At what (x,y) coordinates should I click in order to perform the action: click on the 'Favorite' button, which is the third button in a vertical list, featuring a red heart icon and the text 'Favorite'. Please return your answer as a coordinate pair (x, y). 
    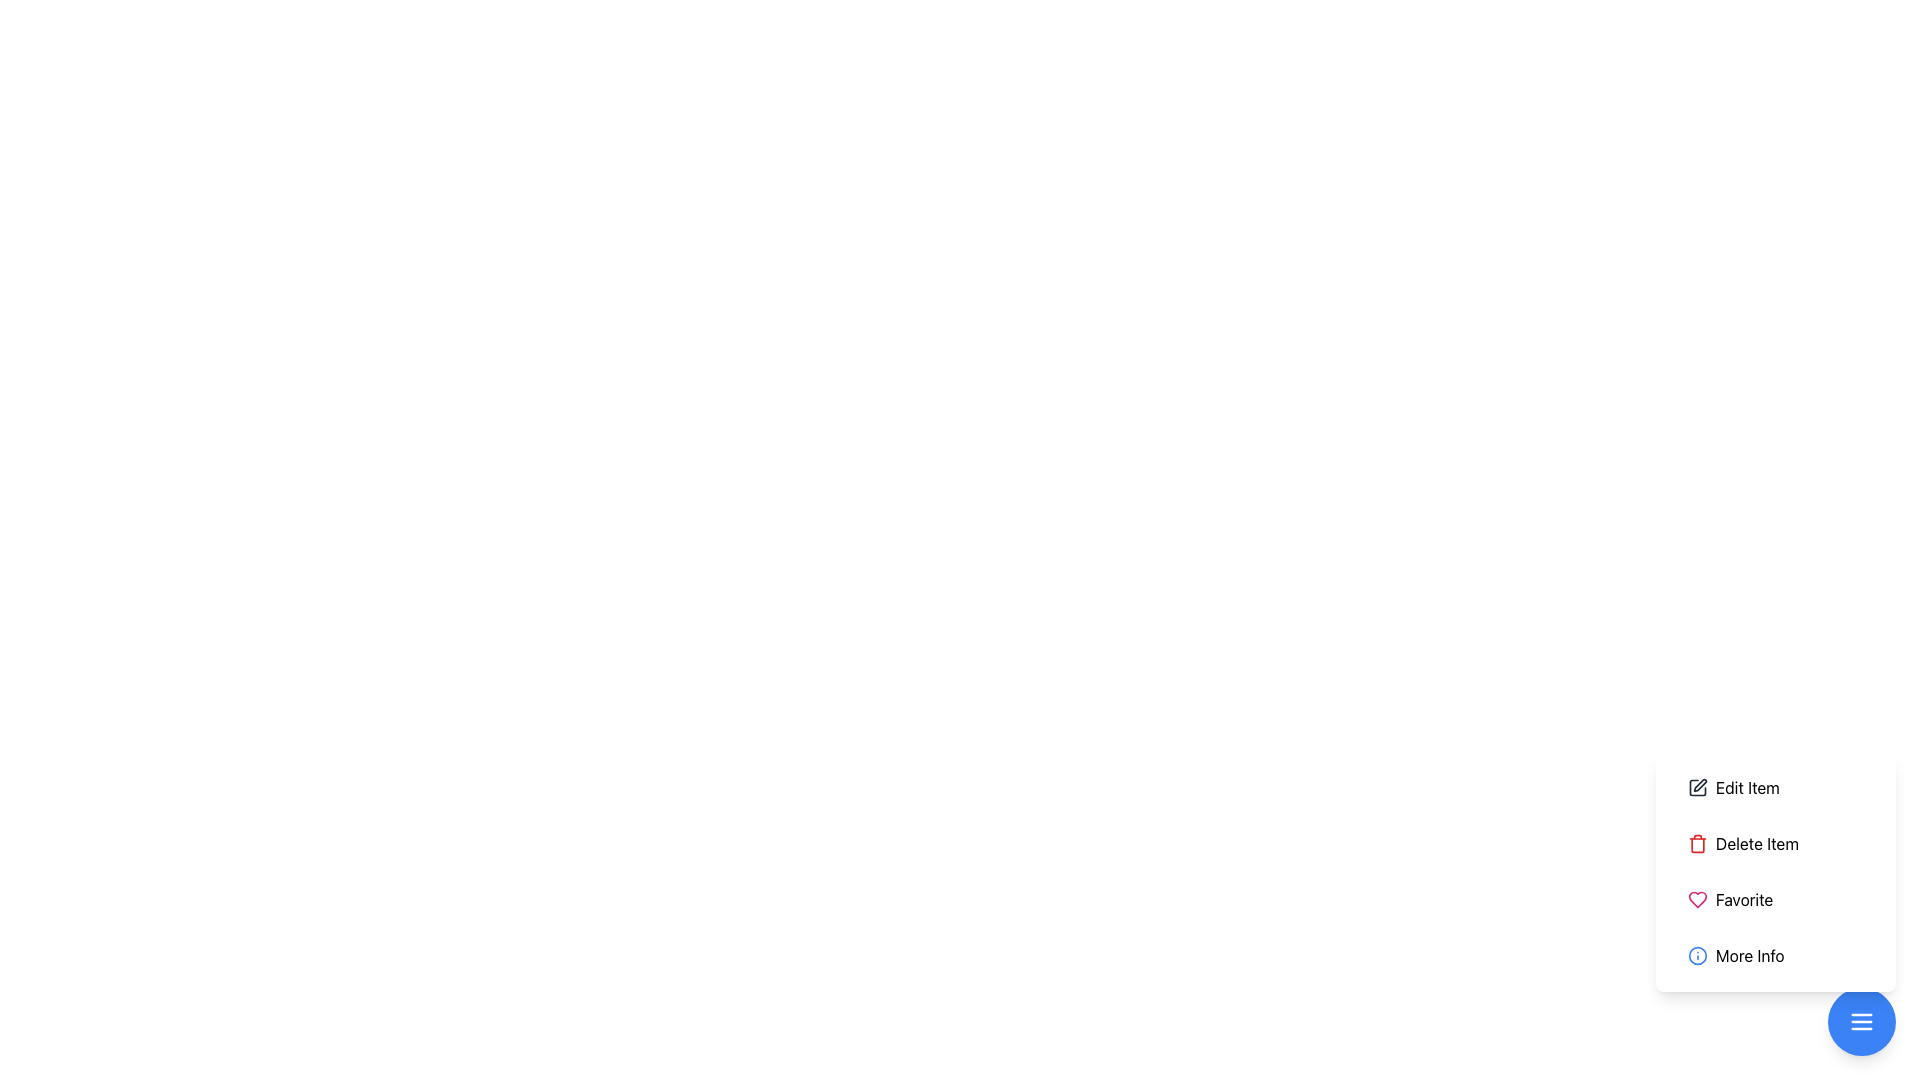
    Looking at the image, I should click on (1776, 898).